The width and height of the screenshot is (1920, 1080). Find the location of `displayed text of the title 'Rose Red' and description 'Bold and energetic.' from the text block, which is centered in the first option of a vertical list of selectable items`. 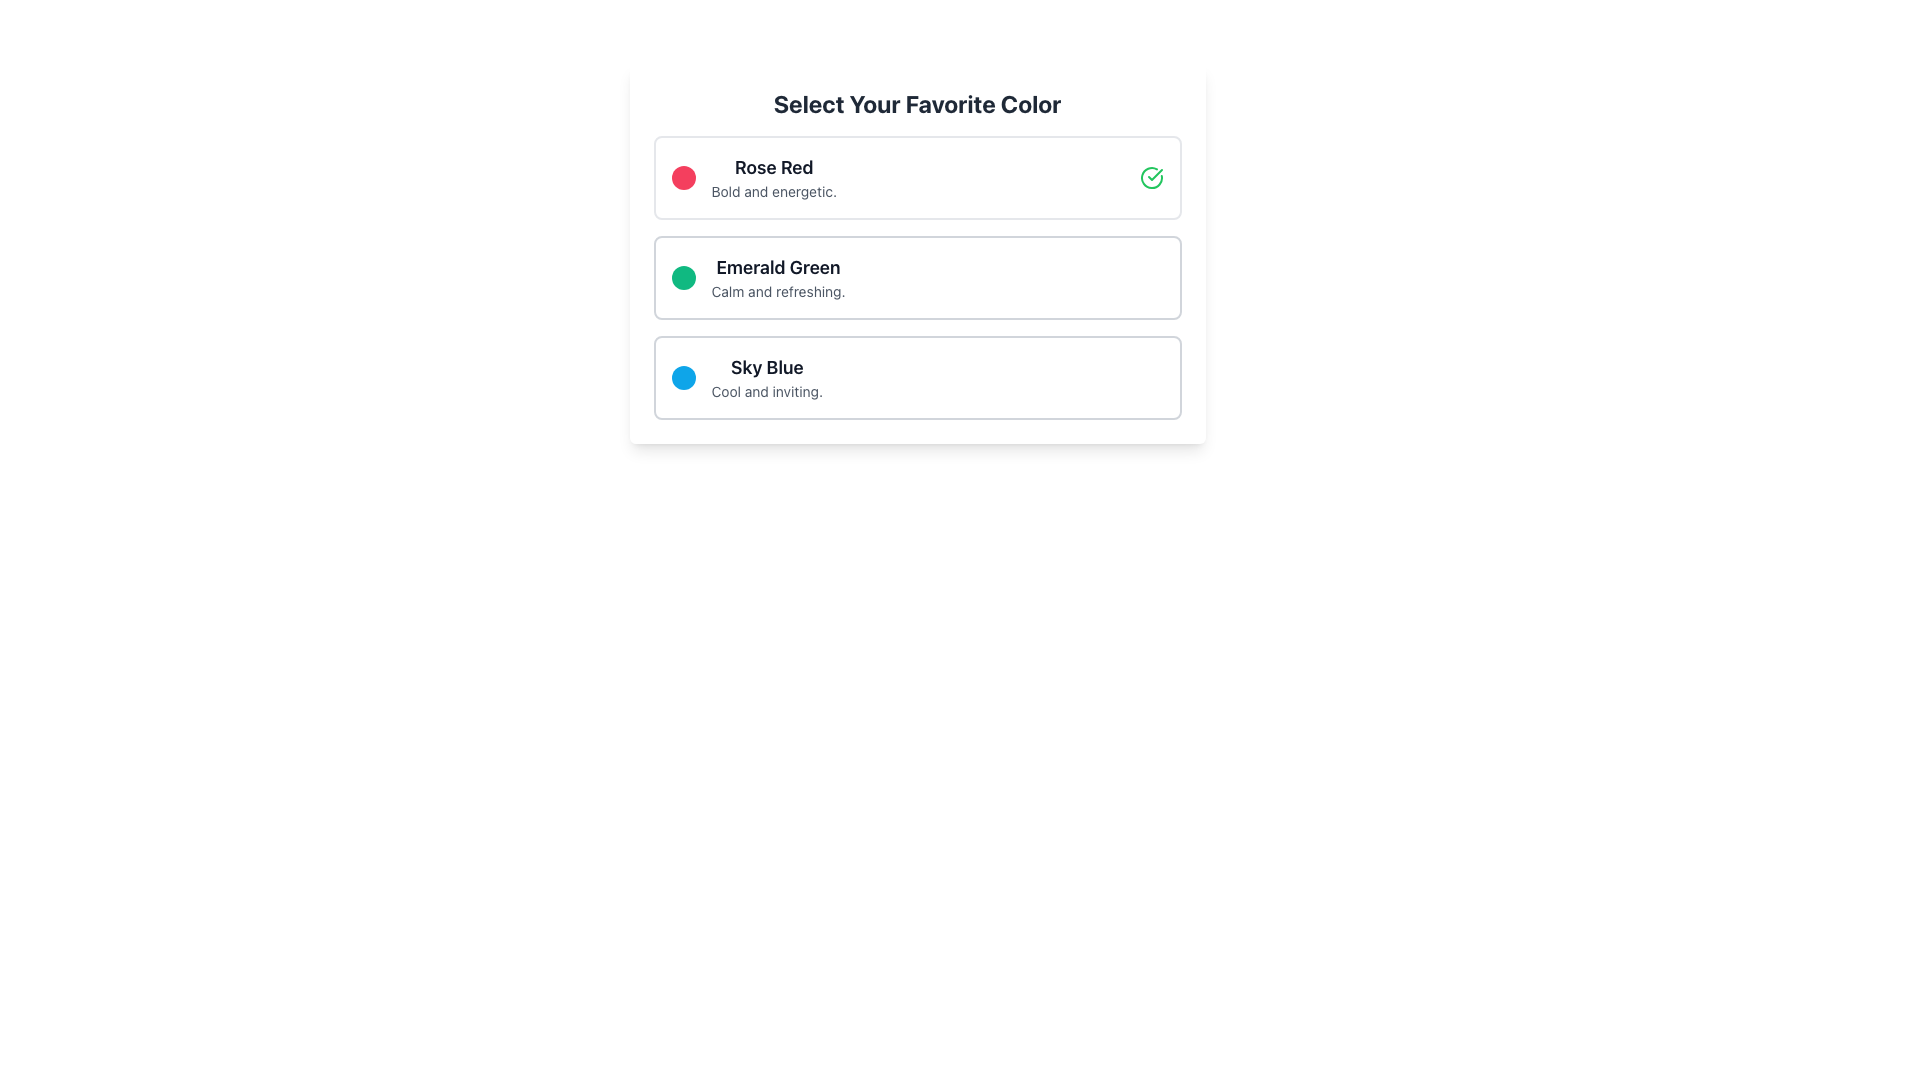

displayed text of the title 'Rose Red' and description 'Bold and energetic.' from the text block, which is centered in the first option of a vertical list of selectable items is located at coordinates (773, 176).